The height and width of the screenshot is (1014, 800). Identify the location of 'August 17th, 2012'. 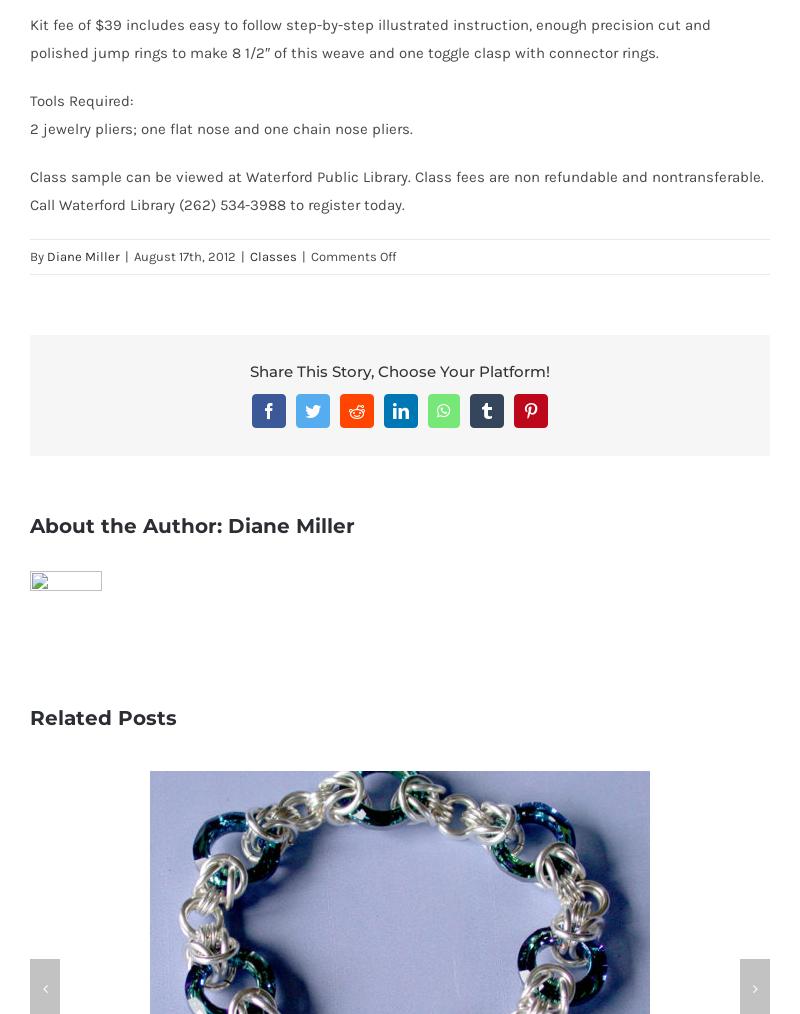
(134, 255).